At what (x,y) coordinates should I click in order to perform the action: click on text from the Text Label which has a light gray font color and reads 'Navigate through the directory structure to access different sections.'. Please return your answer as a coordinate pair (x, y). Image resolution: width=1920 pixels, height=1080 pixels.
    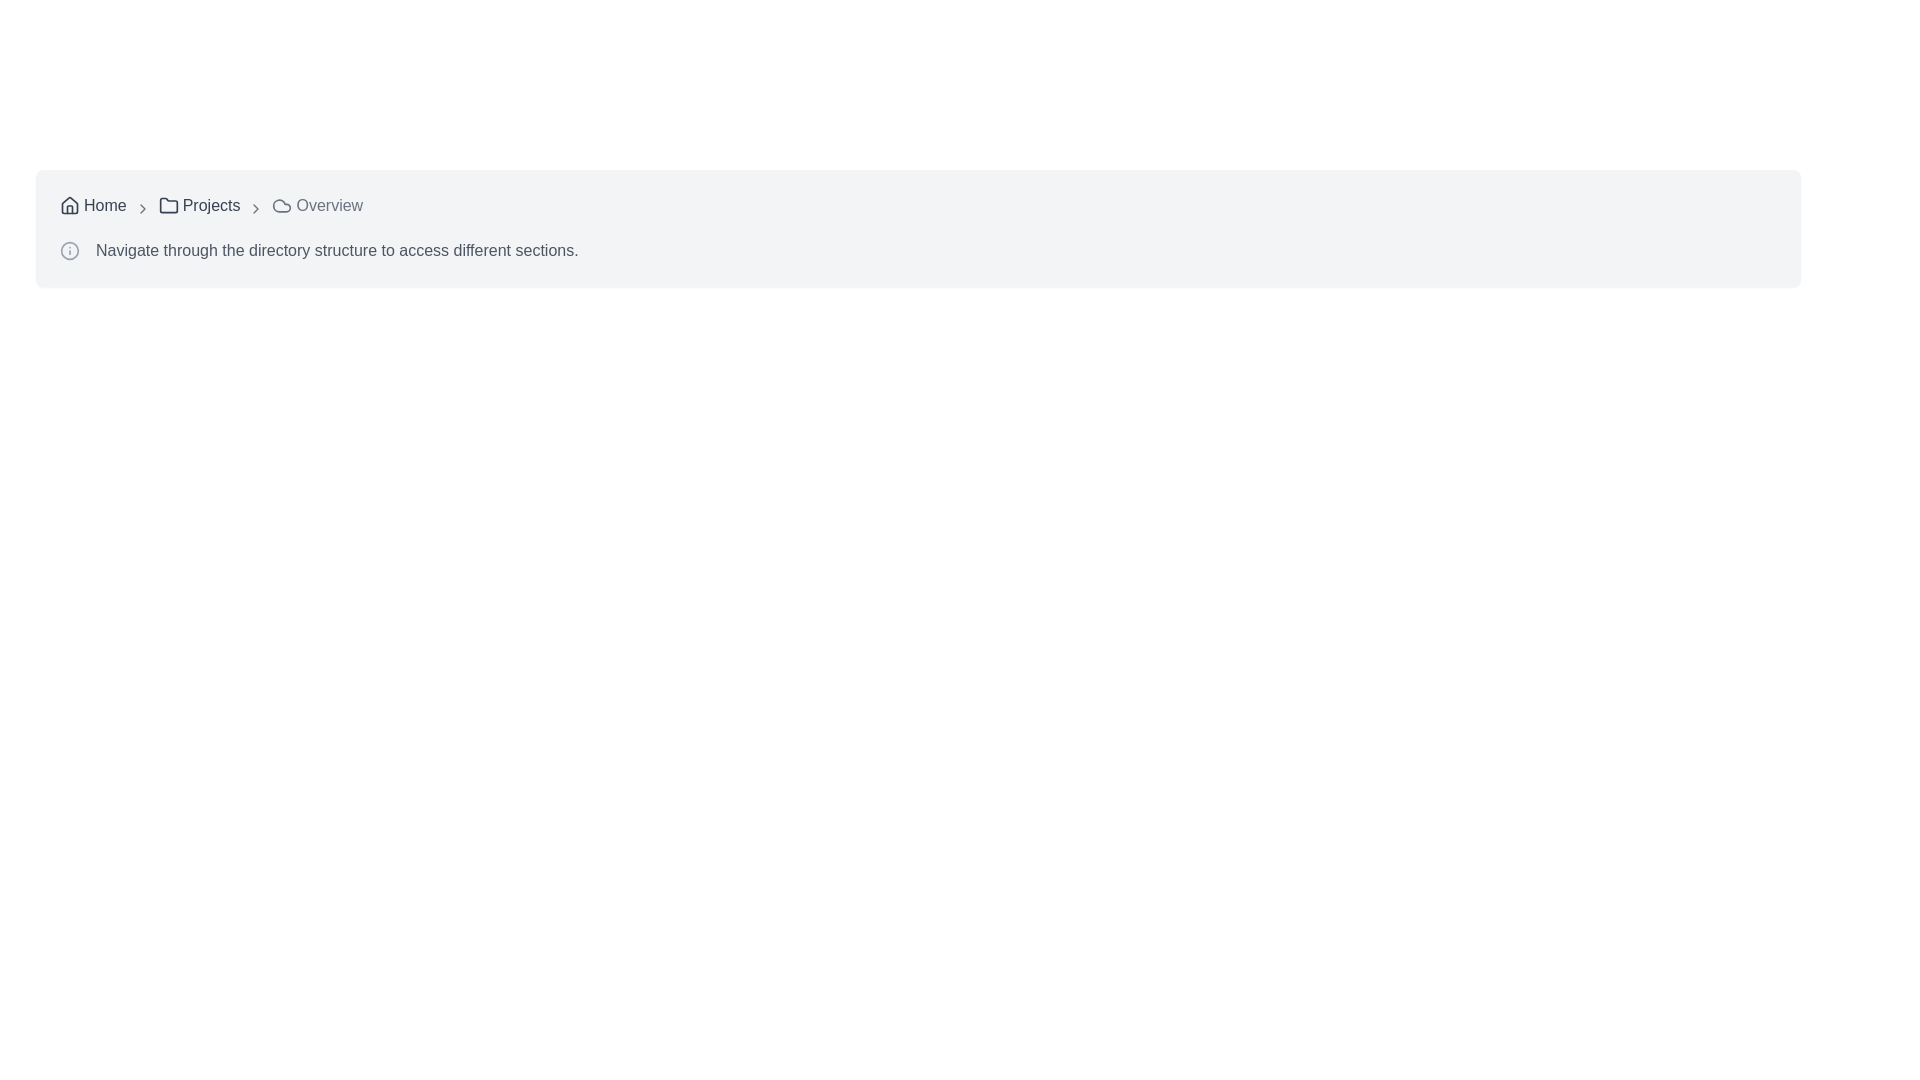
    Looking at the image, I should click on (337, 249).